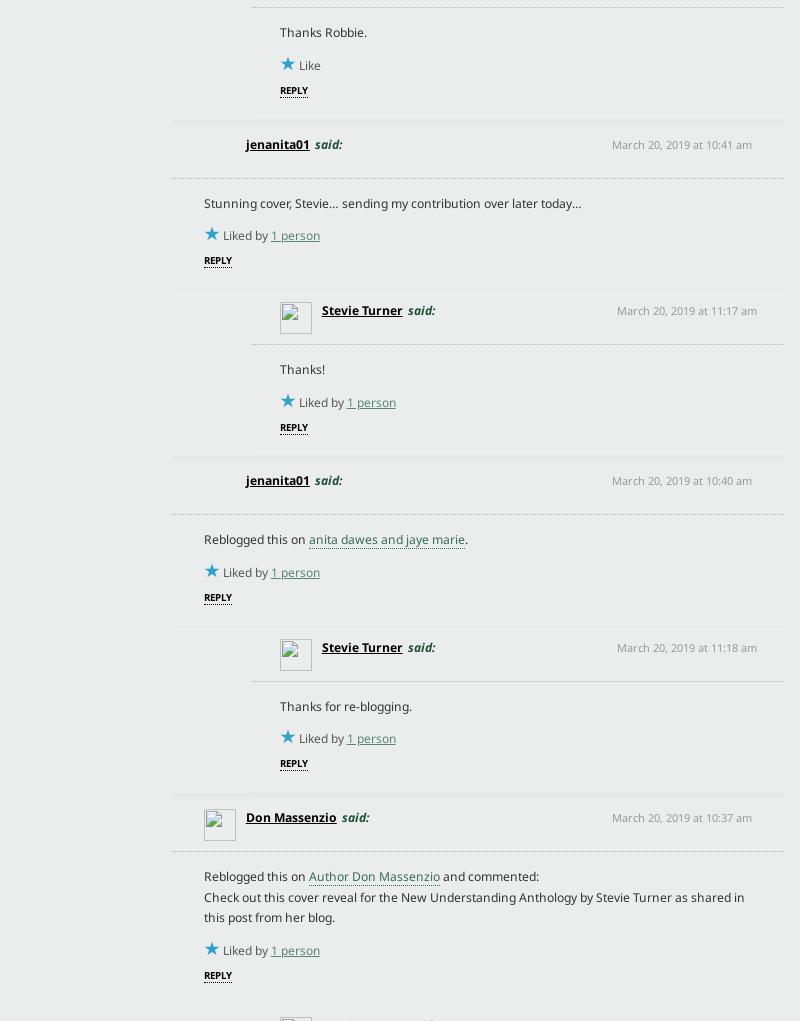 The width and height of the screenshot is (800, 1021). What do you see at coordinates (488, 874) in the screenshot?
I see `'and commented:'` at bounding box center [488, 874].